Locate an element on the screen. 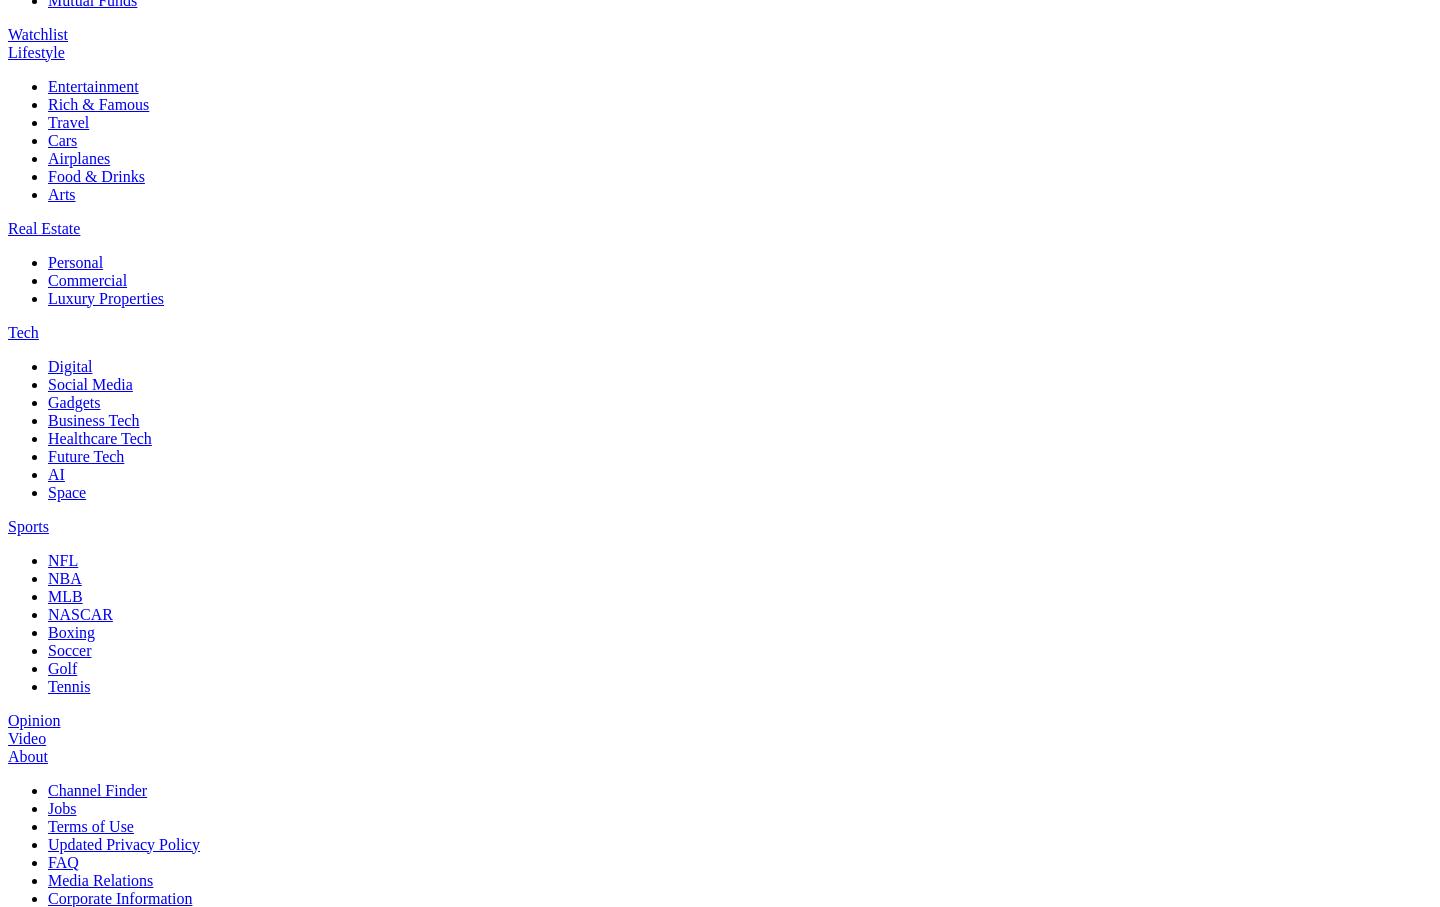 The image size is (1440, 907). 'Future Tech' is located at coordinates (85, 455).